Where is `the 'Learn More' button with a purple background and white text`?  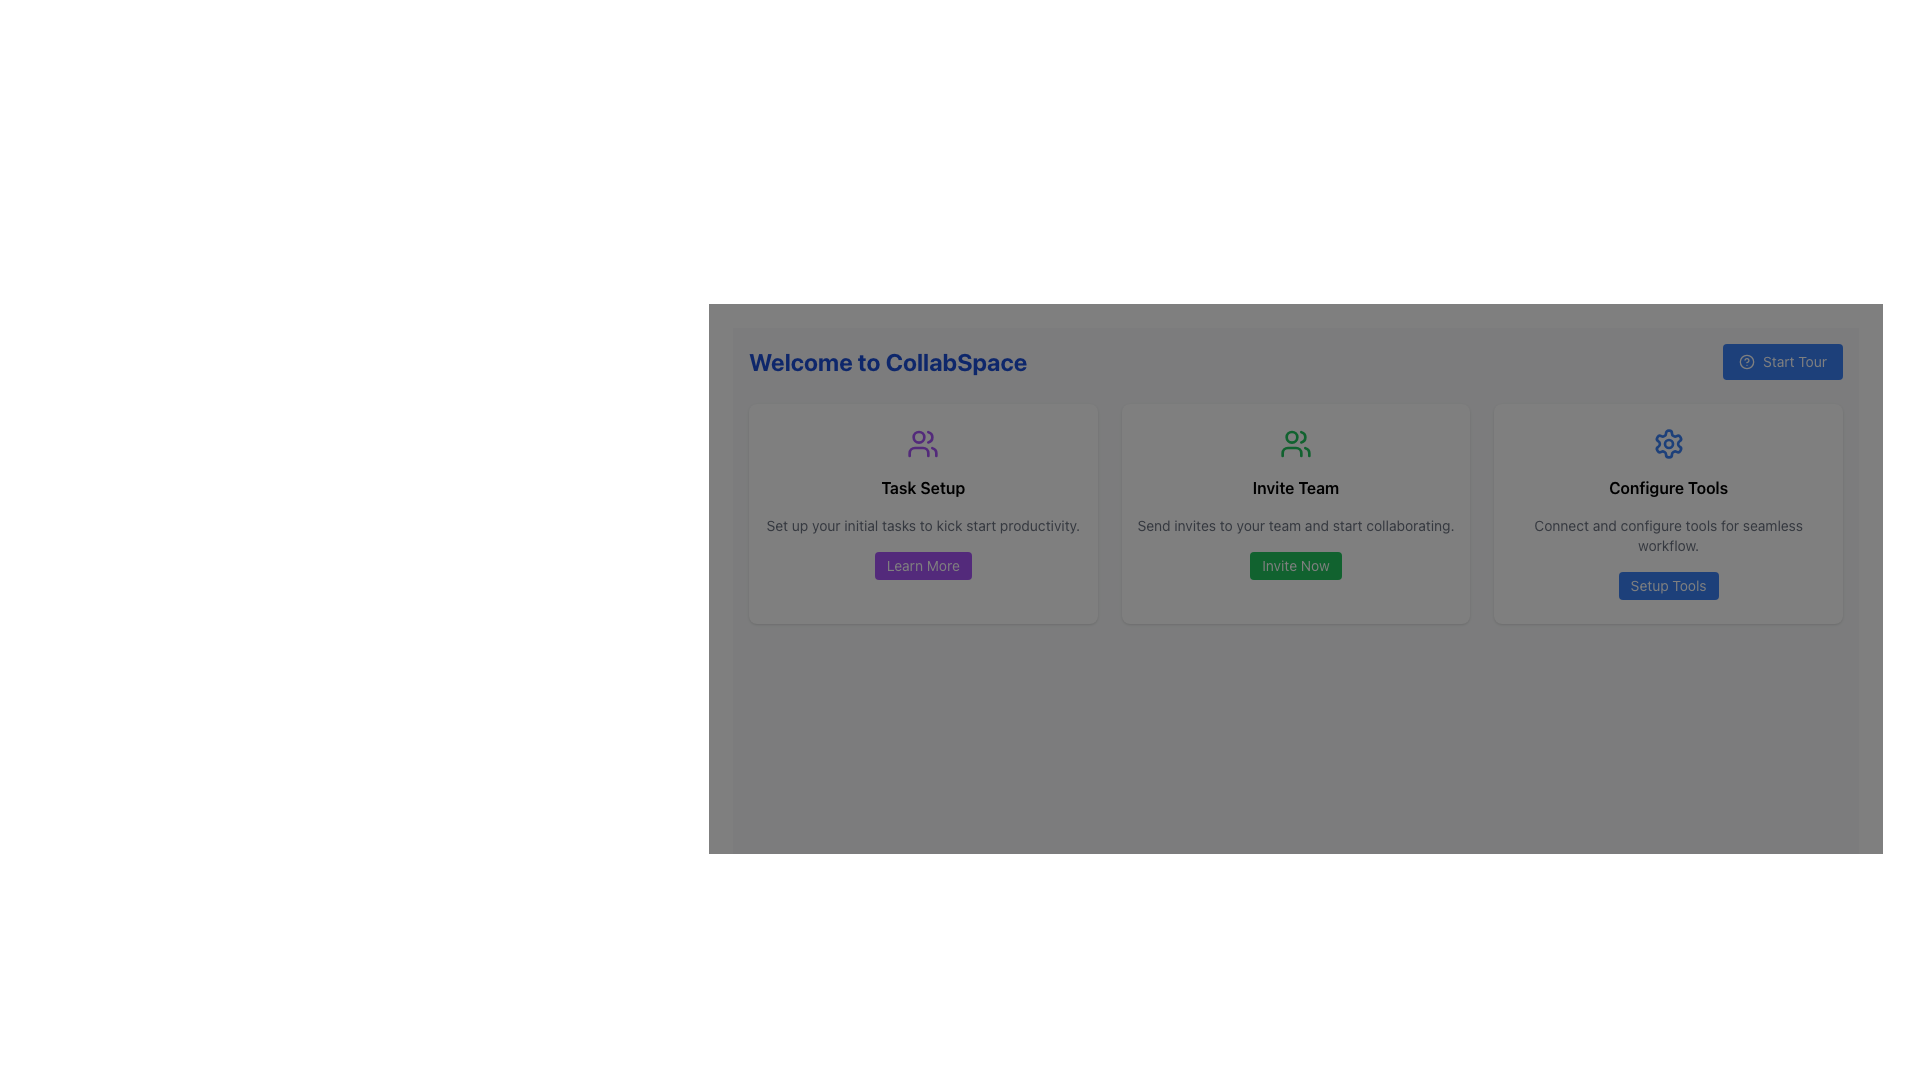
the 'Learn More' button with a purple background and white text is located at coordinates (922, 566).